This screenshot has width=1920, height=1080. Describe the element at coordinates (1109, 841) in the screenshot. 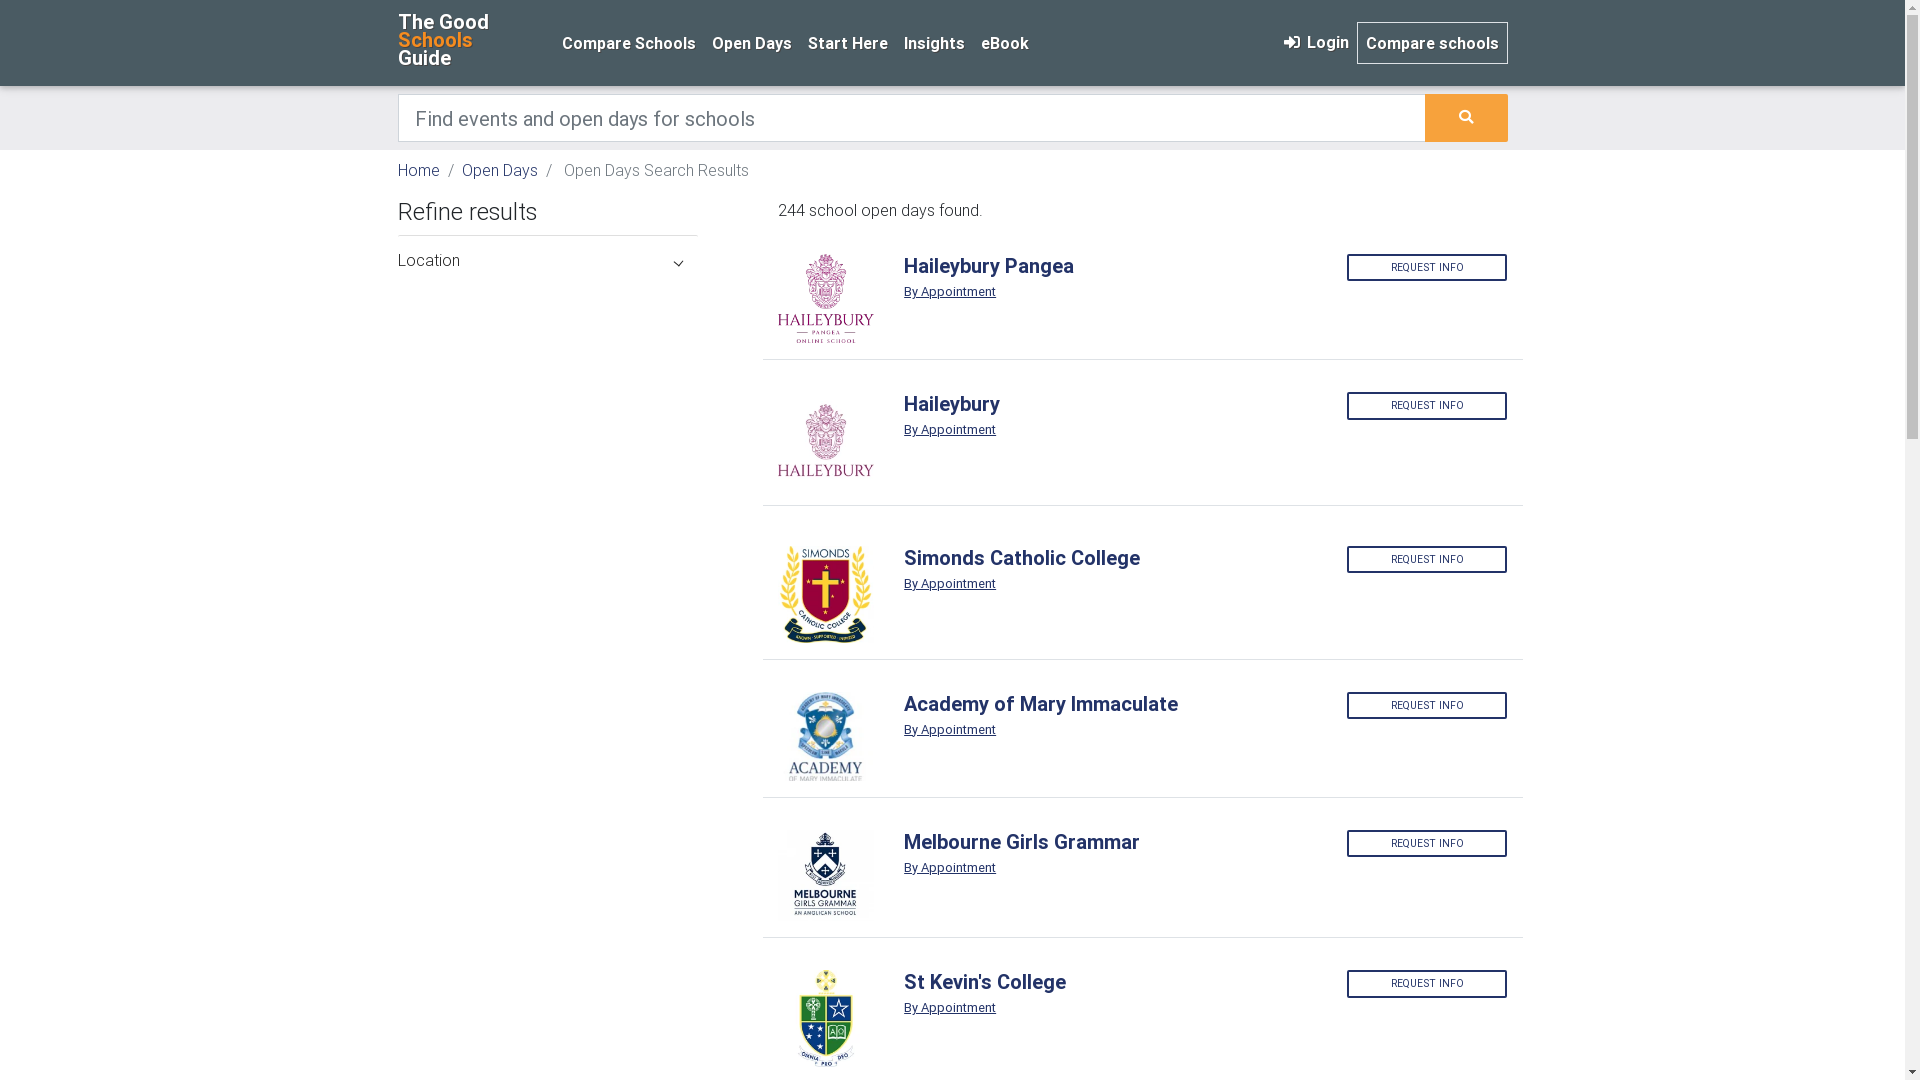

I see `'Melbourne Girls Grammar'` at that location.